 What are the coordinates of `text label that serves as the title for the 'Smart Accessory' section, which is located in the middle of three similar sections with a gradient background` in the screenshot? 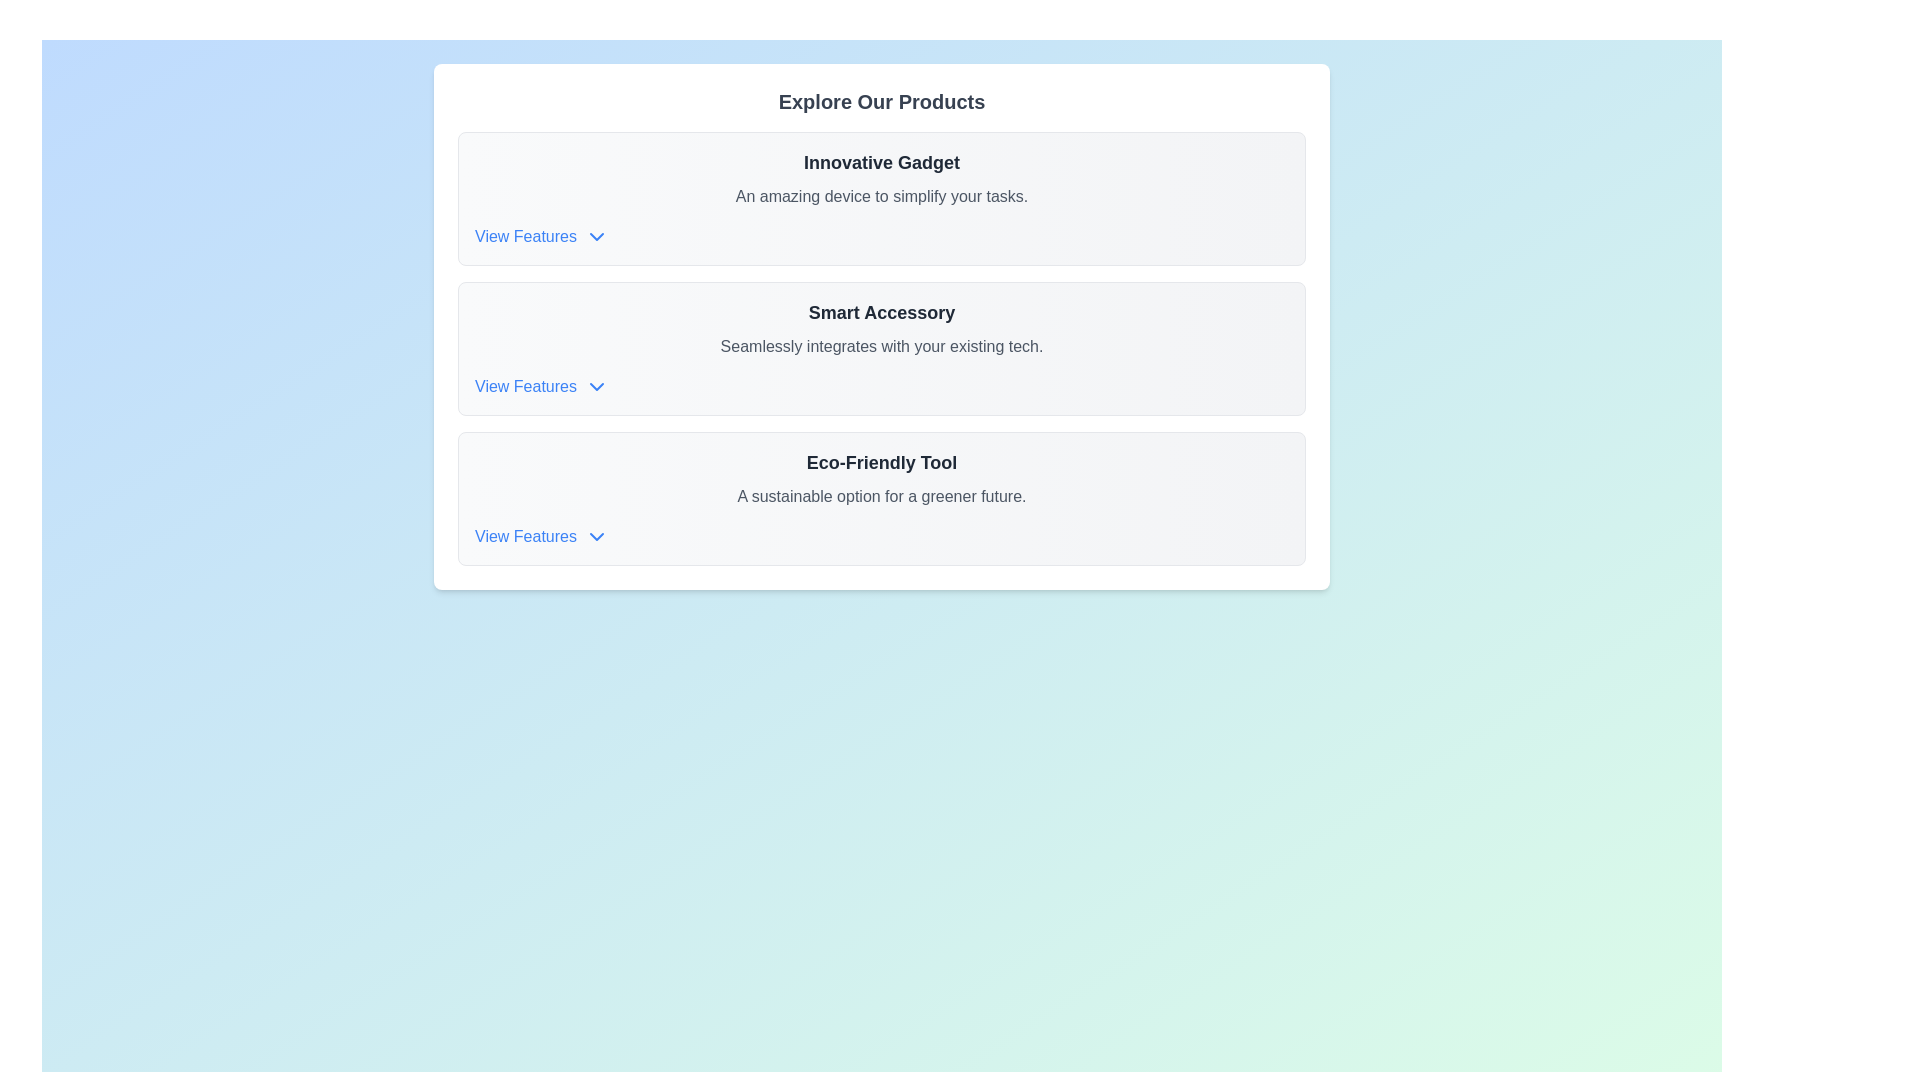 It's located at (881, 312).